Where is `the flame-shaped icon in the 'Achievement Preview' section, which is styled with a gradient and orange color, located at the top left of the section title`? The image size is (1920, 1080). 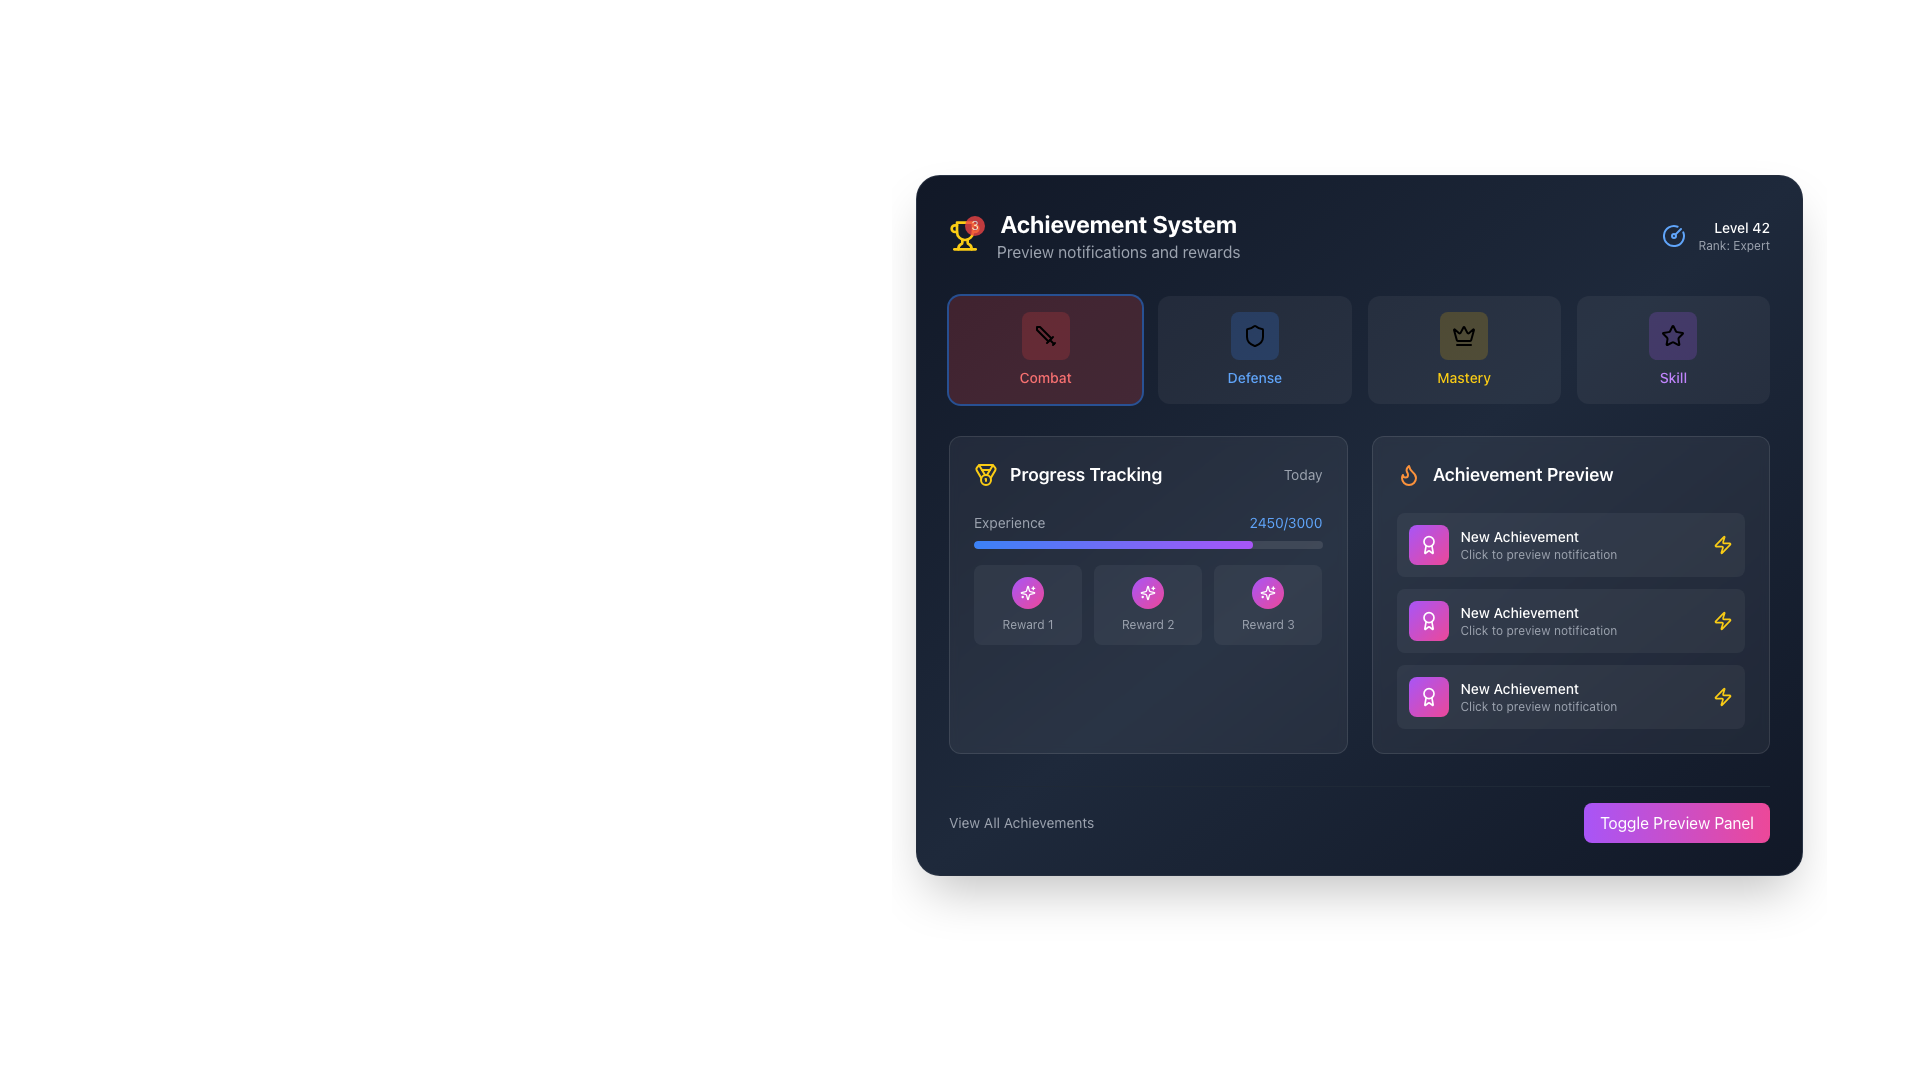 the flame-shaped icon in the 'Achievement Preview' section, which is styled with a gradient and orange color, located at the top left of the section title is located at coordinates (1407, 475).